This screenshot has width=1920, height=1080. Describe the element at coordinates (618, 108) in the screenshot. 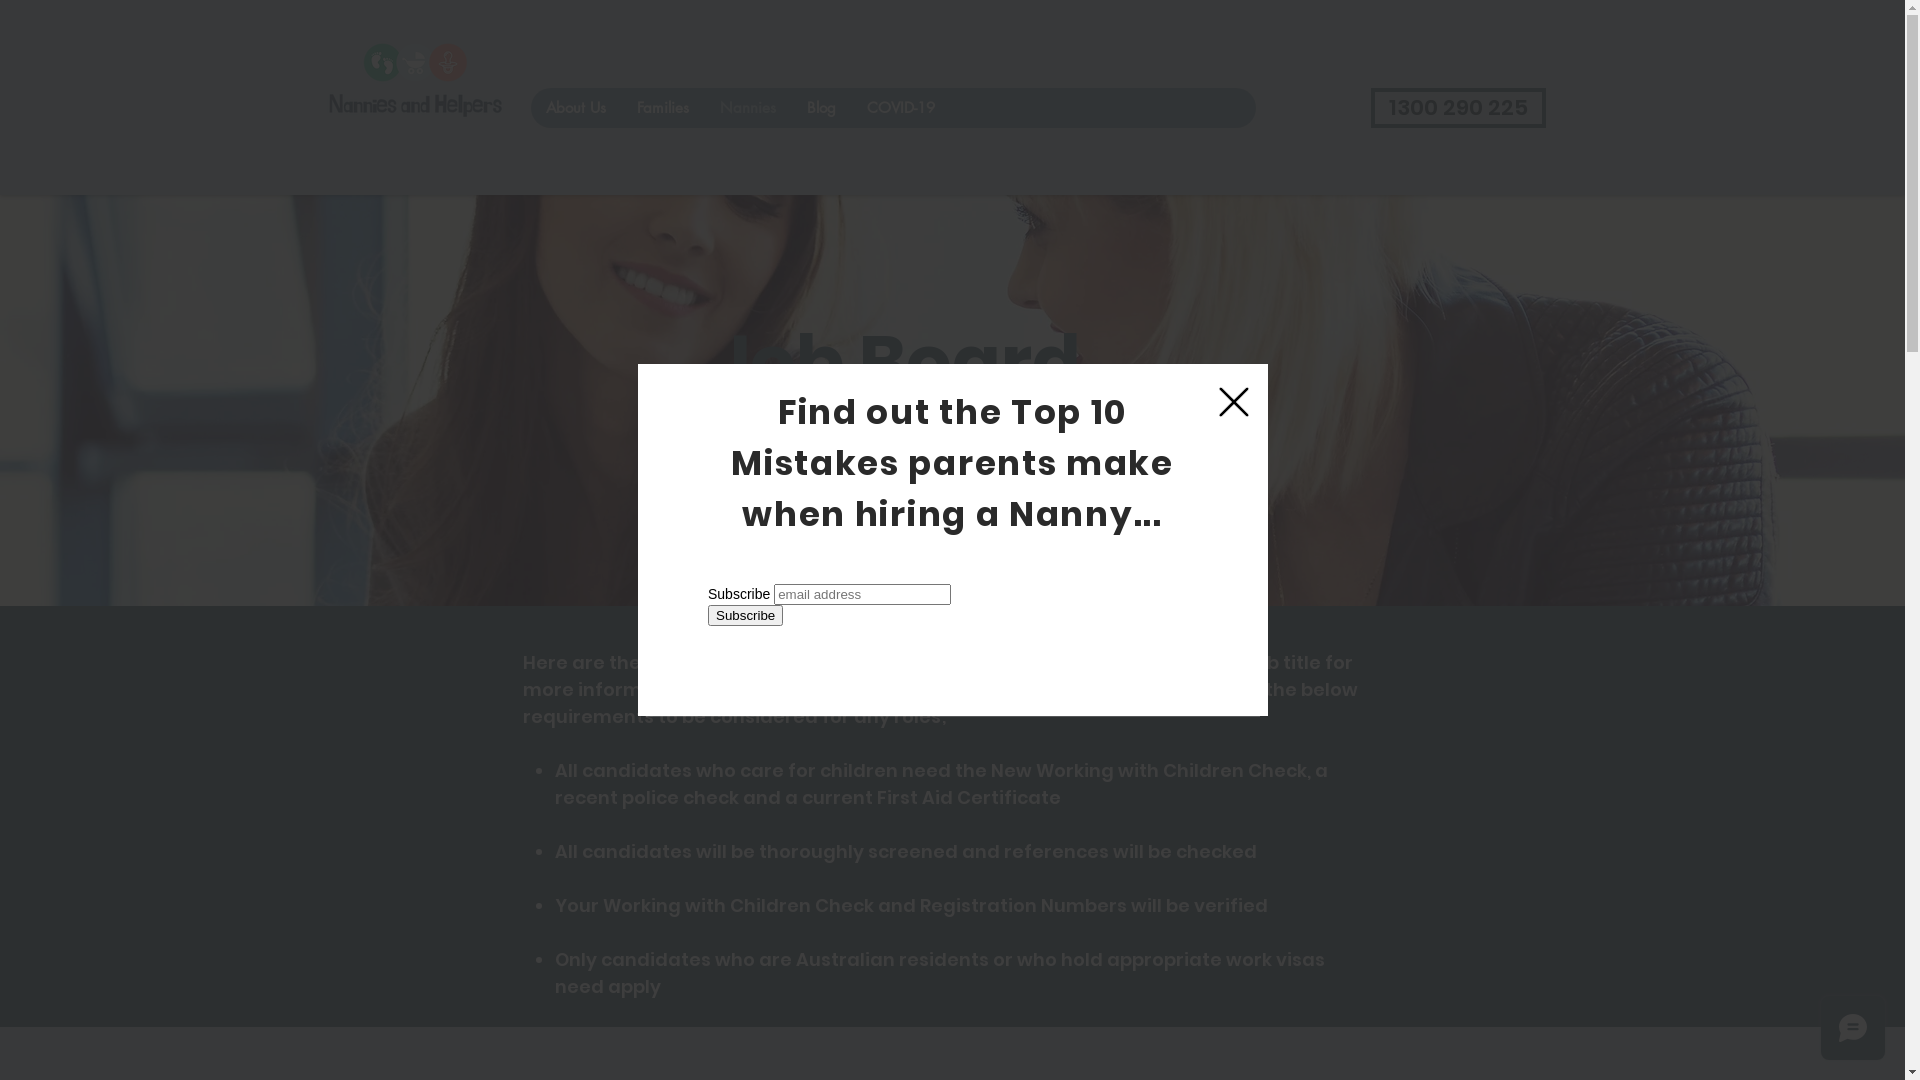

I see `'Families'` at that location.